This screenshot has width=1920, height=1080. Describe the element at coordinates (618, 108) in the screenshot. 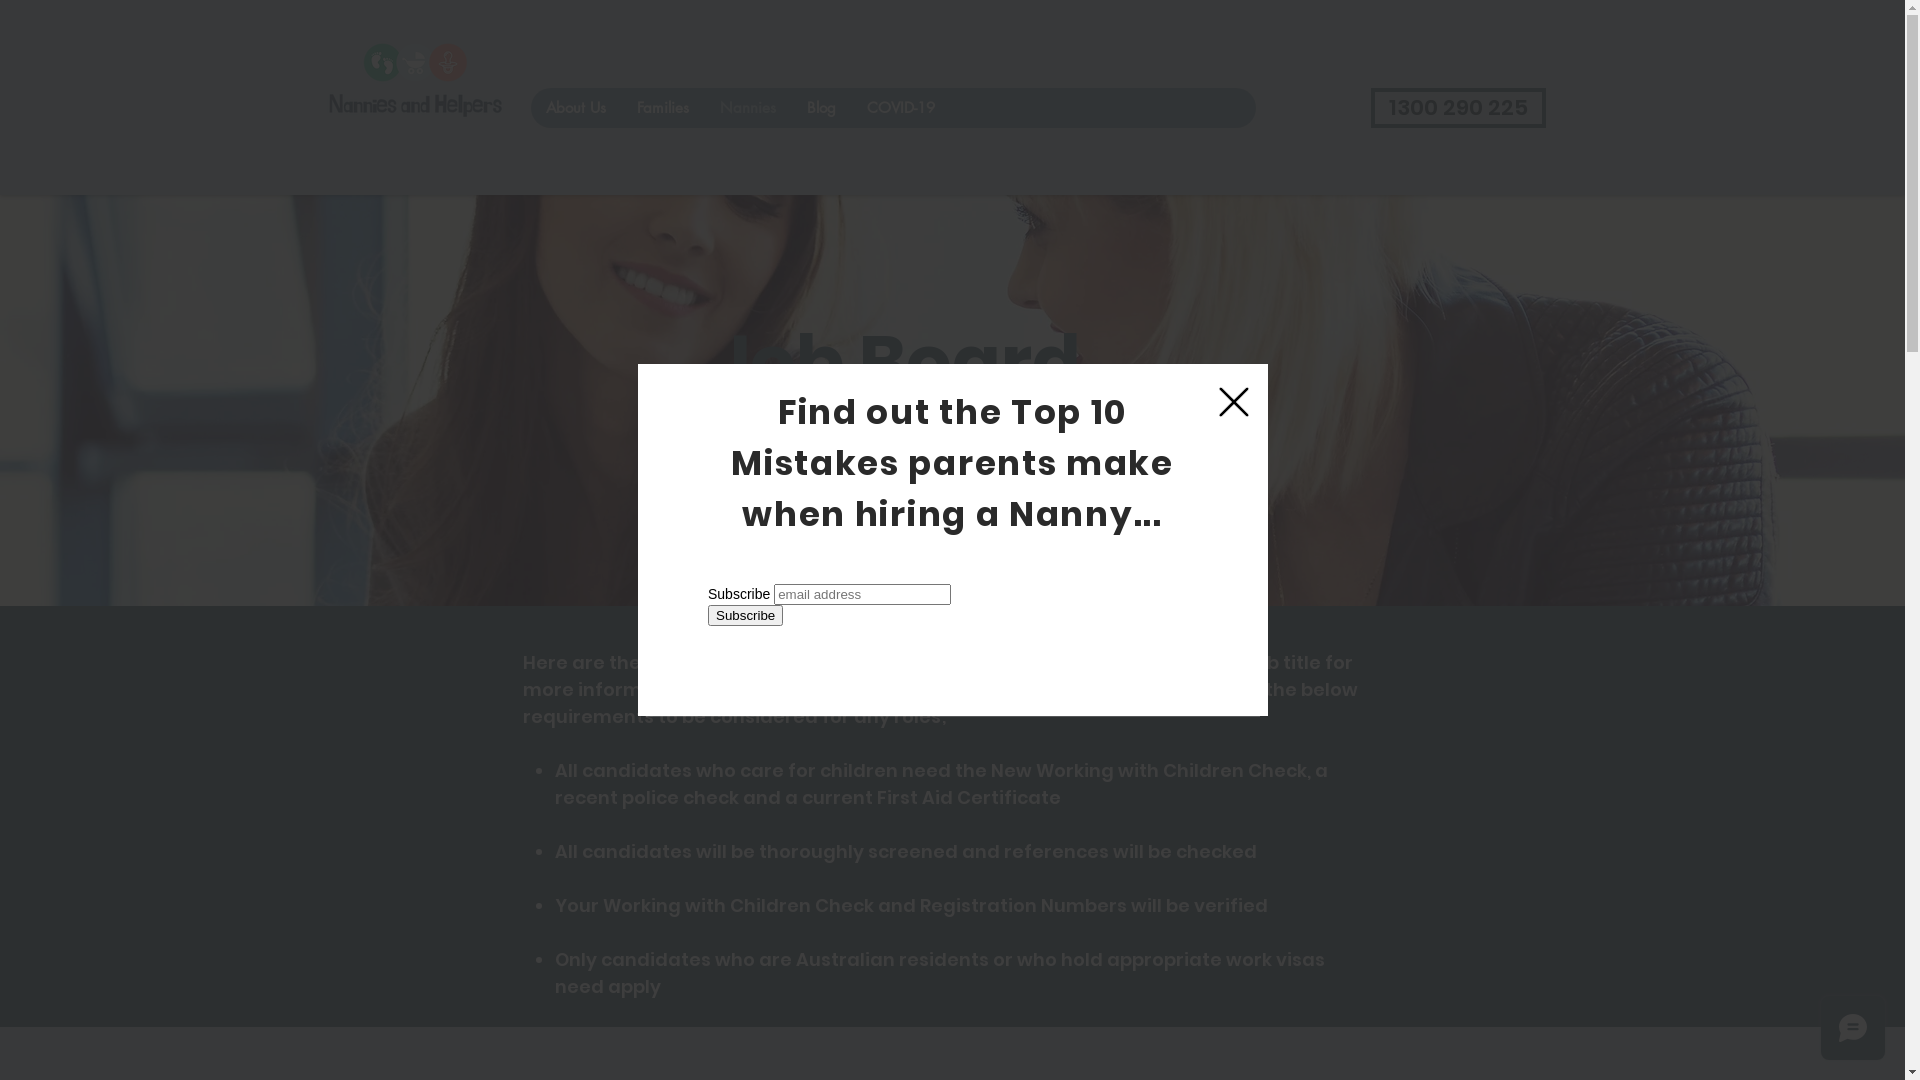

I see `'Families'` at that location.